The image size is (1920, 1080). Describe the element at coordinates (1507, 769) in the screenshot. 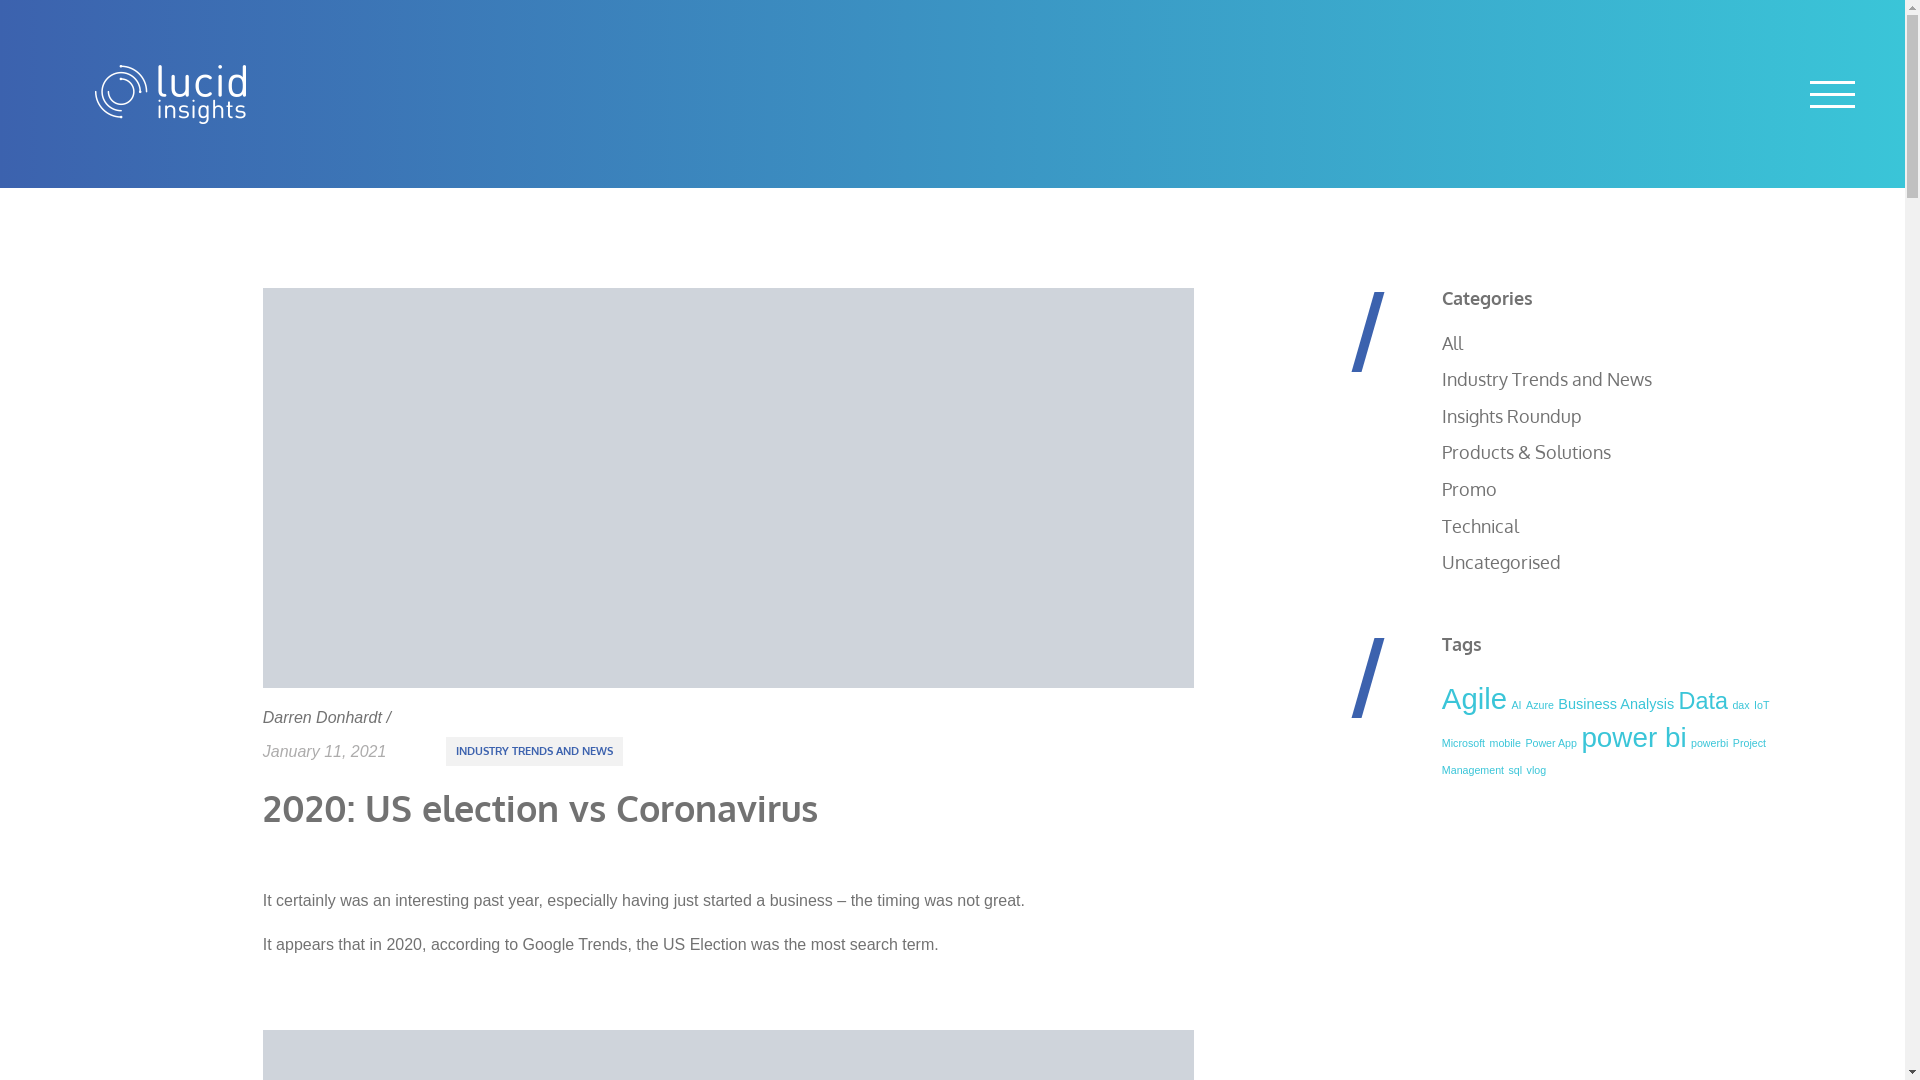

I see `'sql'` at that location.